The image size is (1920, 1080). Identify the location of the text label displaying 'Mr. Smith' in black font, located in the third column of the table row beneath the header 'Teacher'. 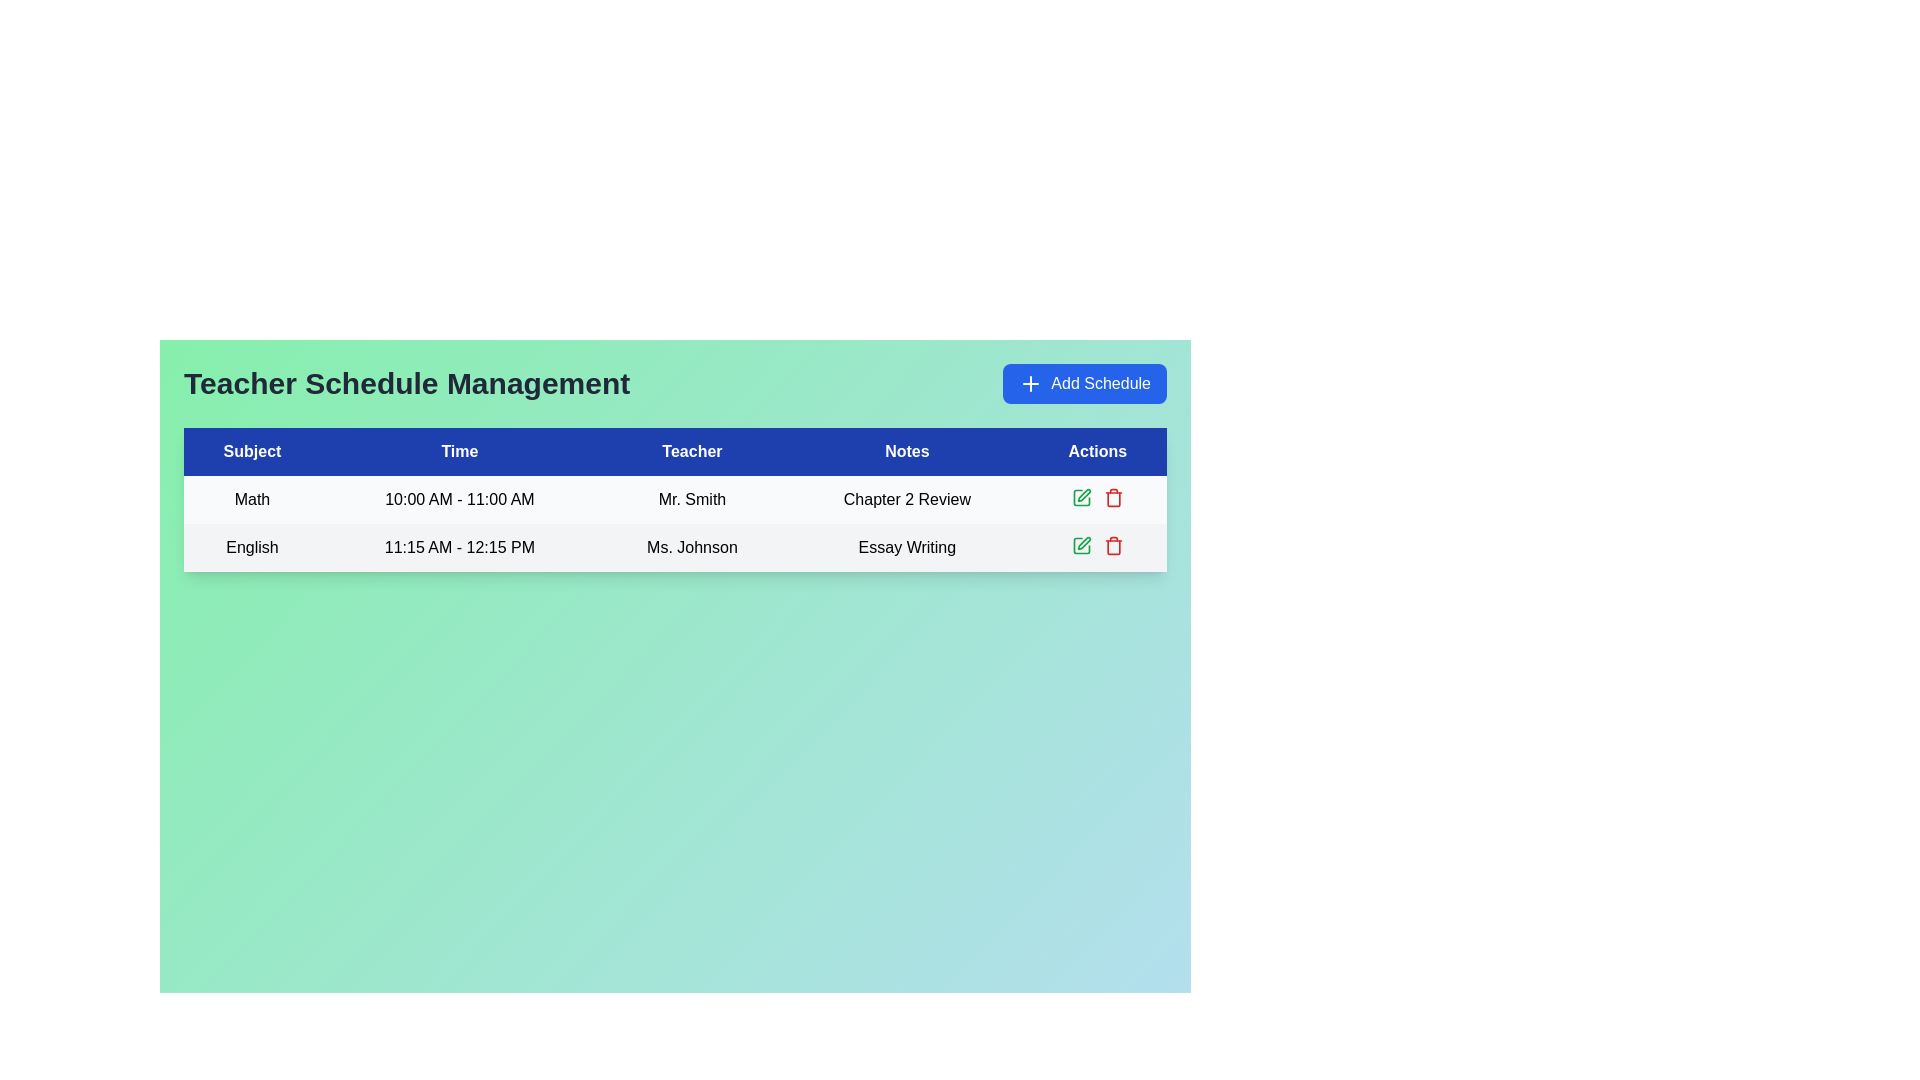
(692, 499).